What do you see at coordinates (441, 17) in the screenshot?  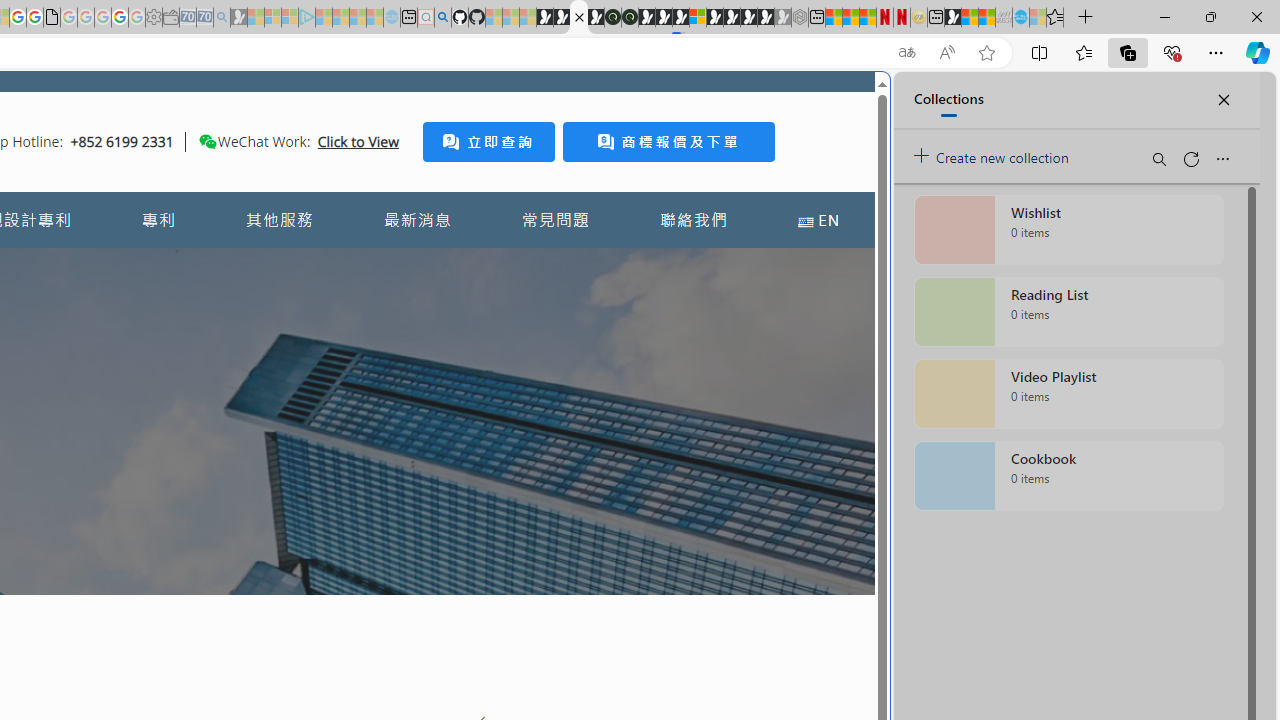 I see `'github - Search'` at bounding box center [441, 17].